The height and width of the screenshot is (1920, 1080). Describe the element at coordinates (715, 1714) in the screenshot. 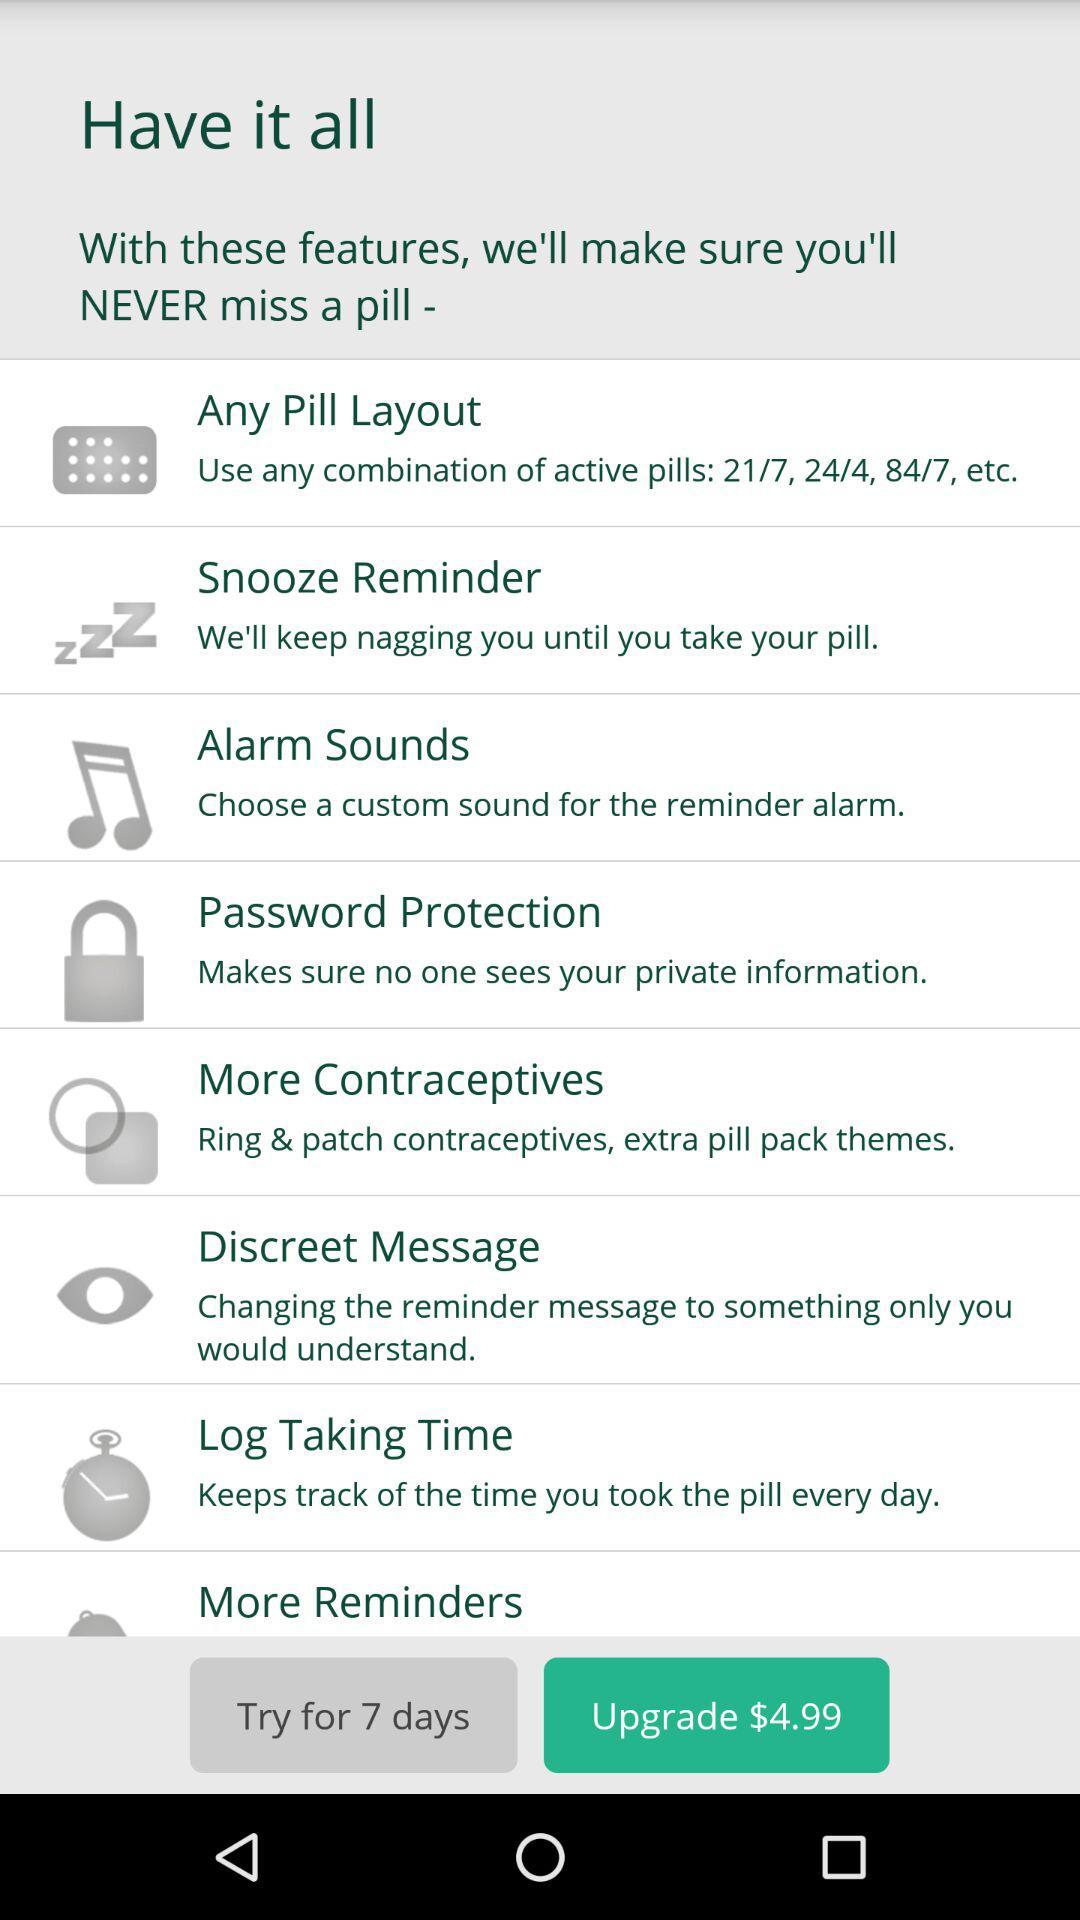

I see `the upgrade $4.99 item` at that location.